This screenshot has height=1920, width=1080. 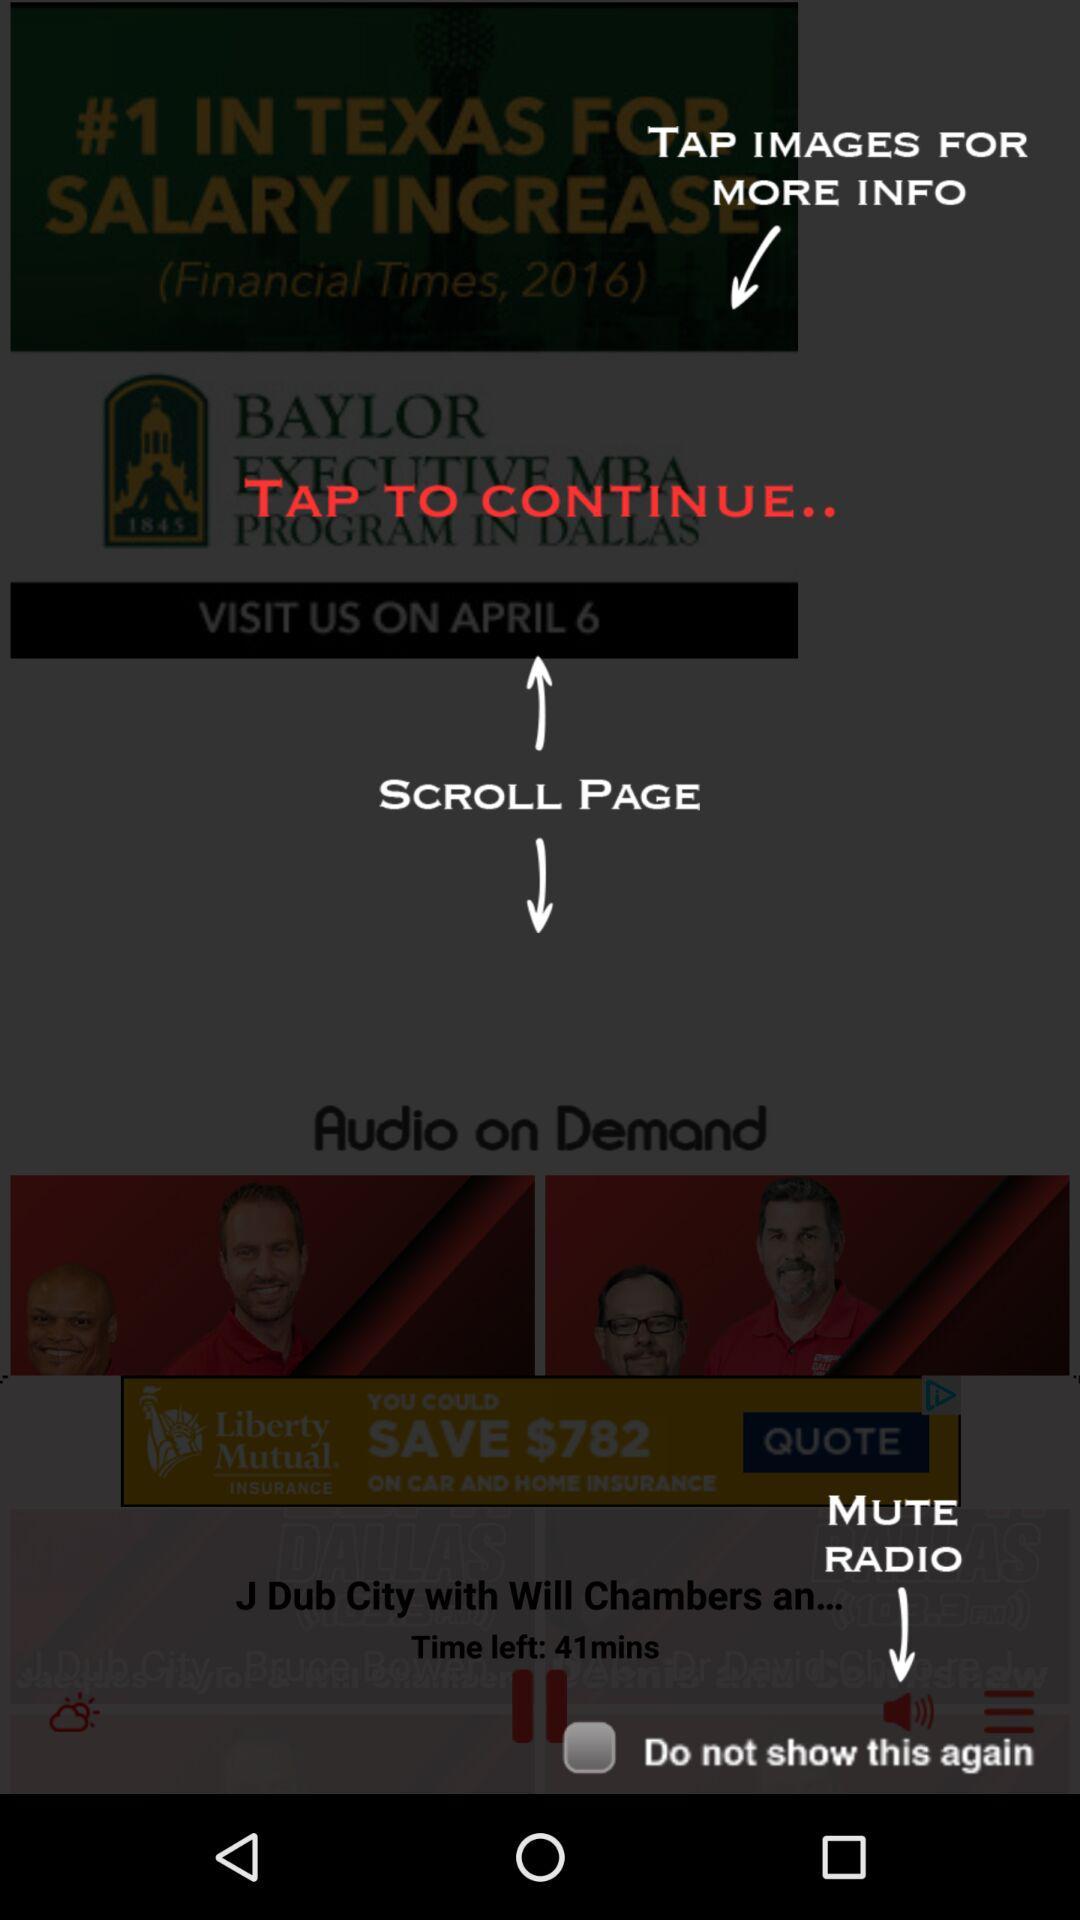 What do you see at coordinates (837, 218) in the screenshot?
I see `tap images for more info` at bounding box center [837, 218].